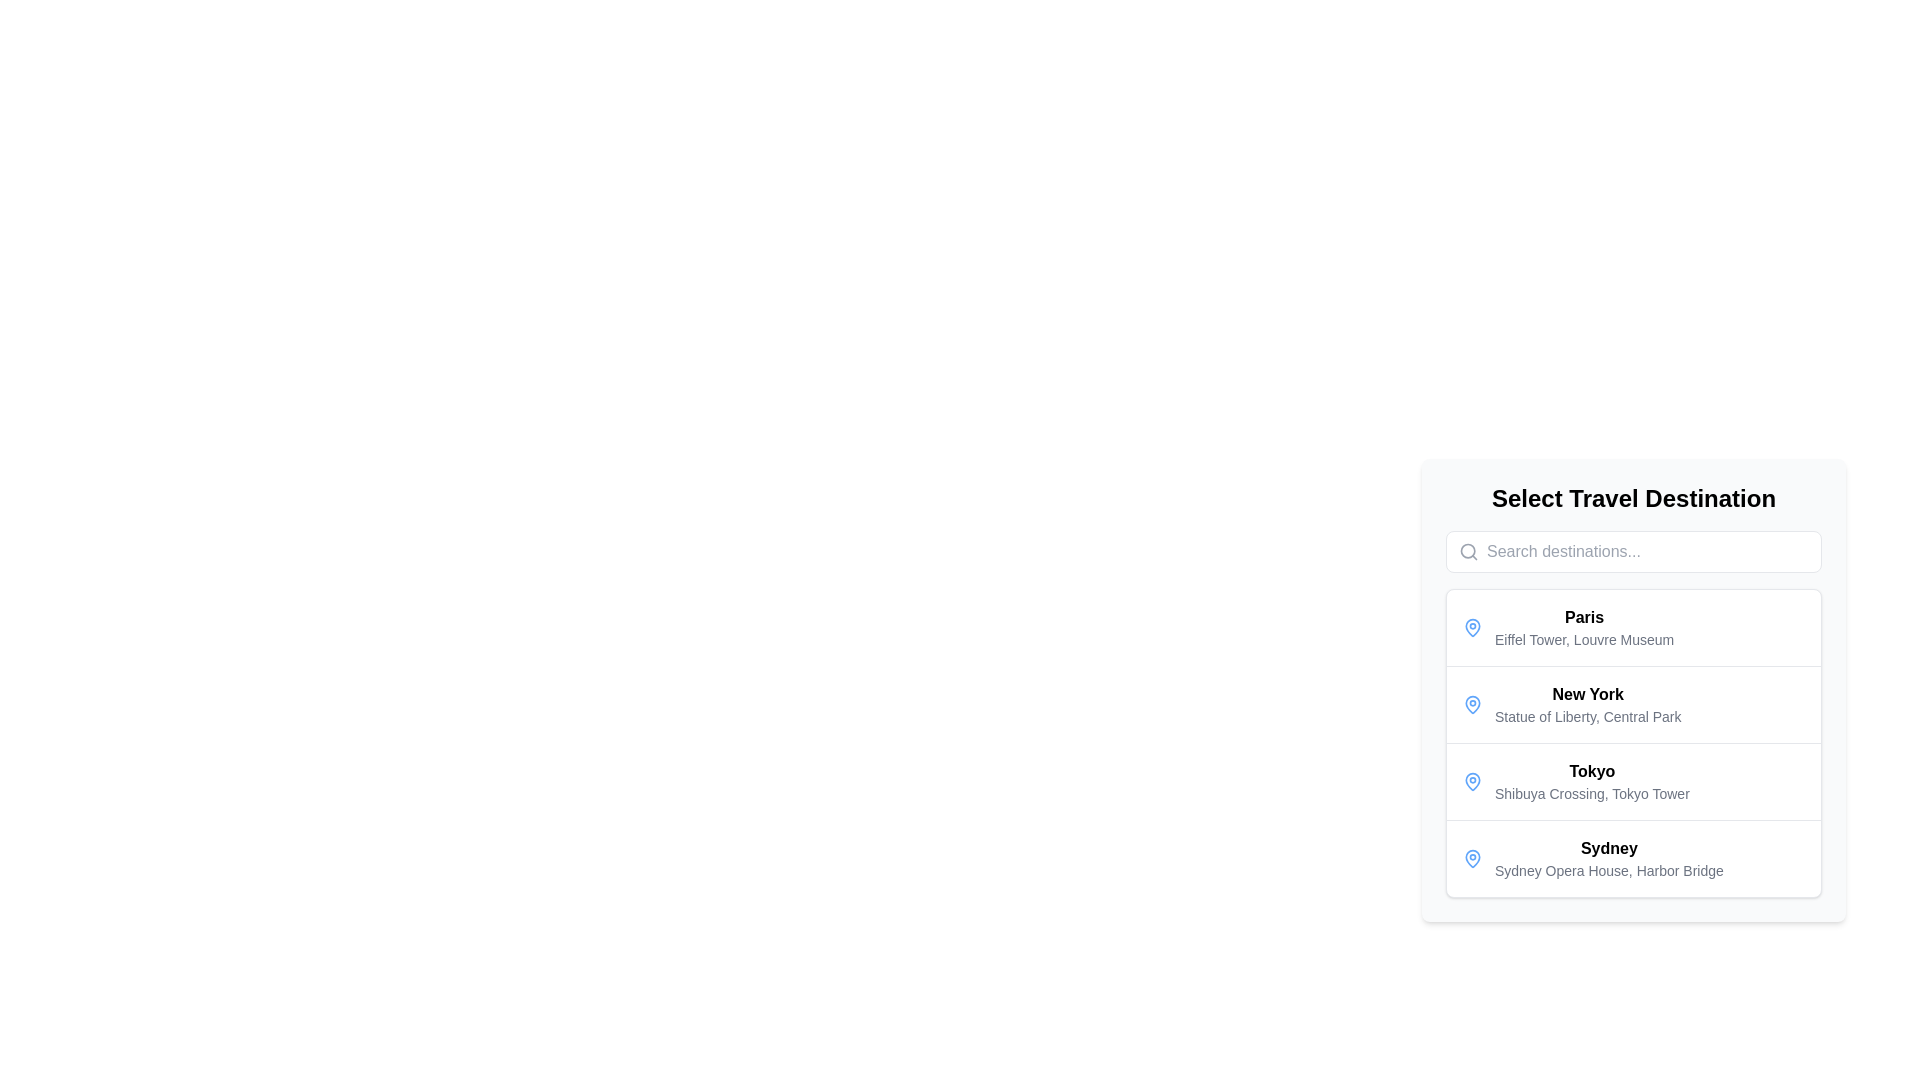  I want to click on the second list item representing the travel destination 'New York', so click(1633, 704).